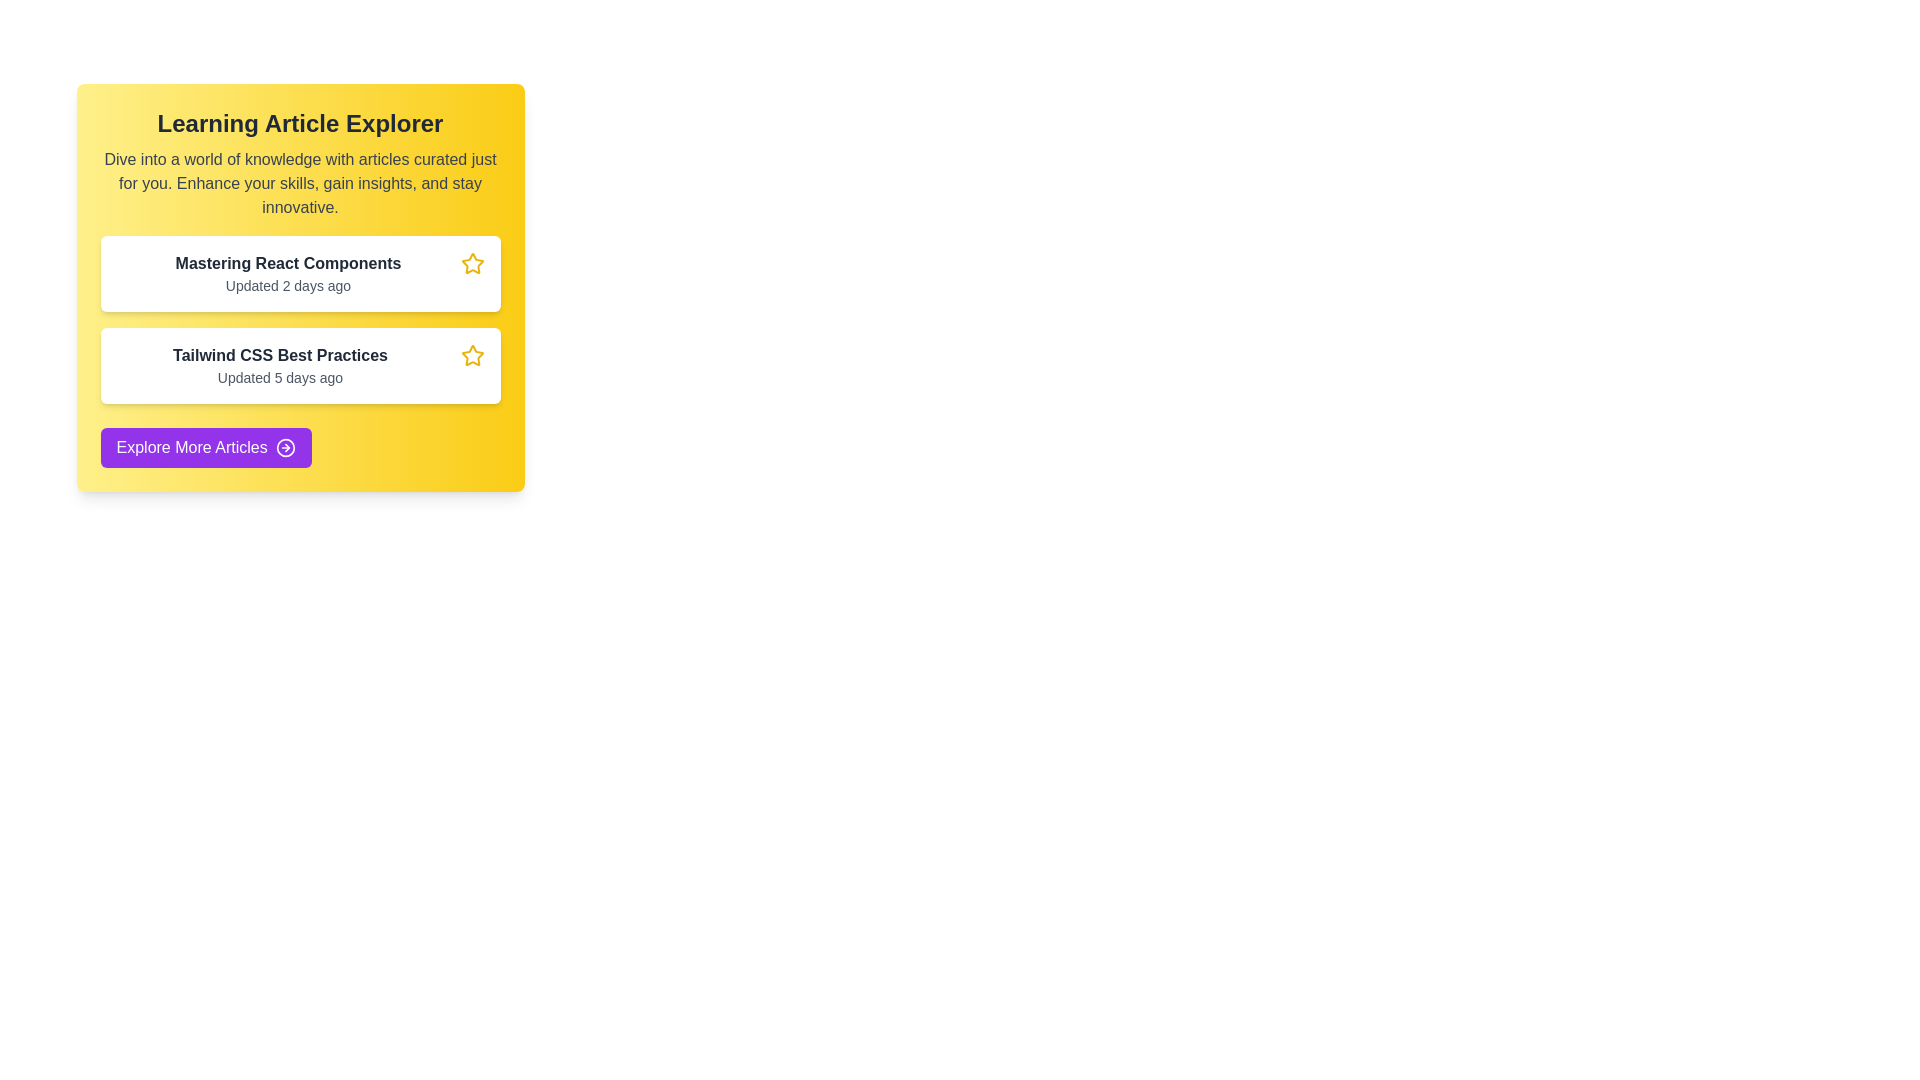  Describe the element at coordinates (206, 446) in the screenshot. I see `the button labeled 'Explore More Articles' with a purple background and white text` at that location.